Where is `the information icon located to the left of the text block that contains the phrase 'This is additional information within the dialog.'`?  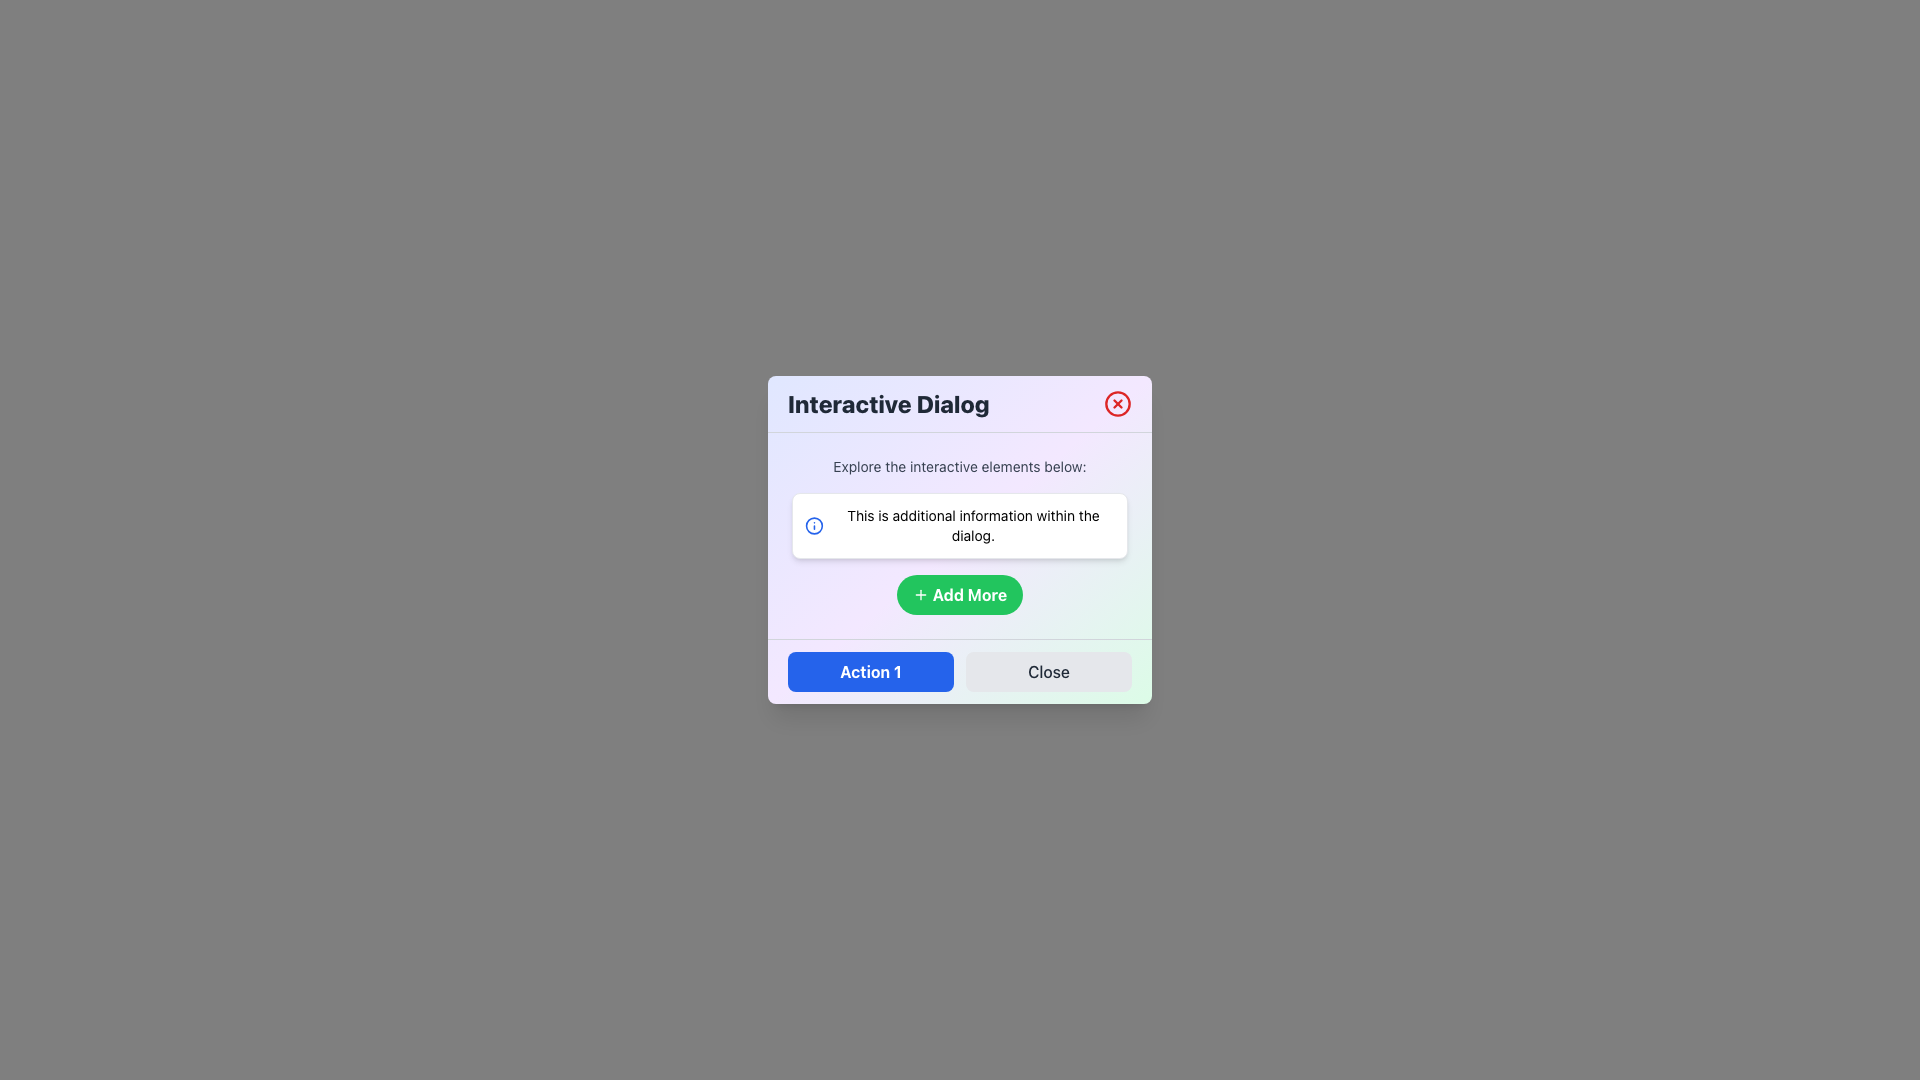
the information icon located to the left of the text block that contains the phrase 'This is additional information within the dialog.' is located at coordinates (814, 524).